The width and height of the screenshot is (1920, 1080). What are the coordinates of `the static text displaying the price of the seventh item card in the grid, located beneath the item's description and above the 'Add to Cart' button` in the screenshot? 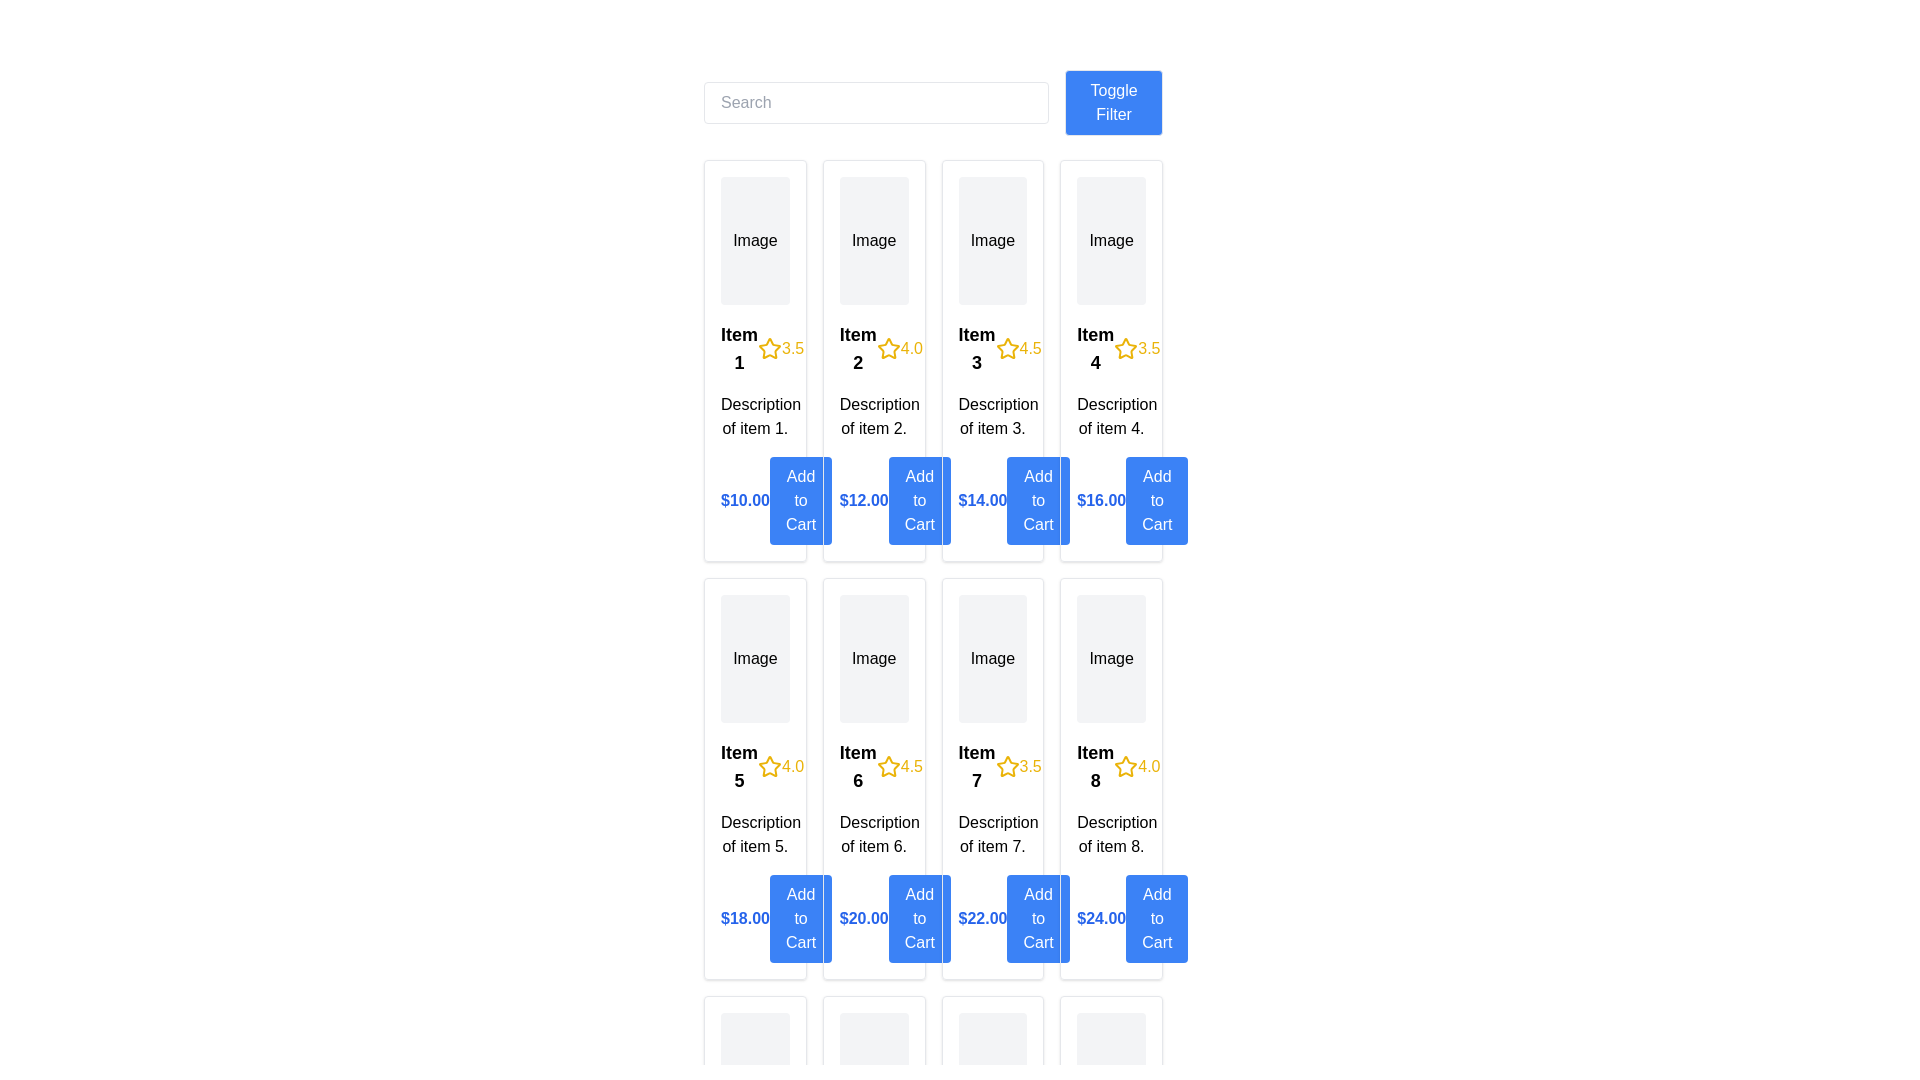 It's located at (983, 918).